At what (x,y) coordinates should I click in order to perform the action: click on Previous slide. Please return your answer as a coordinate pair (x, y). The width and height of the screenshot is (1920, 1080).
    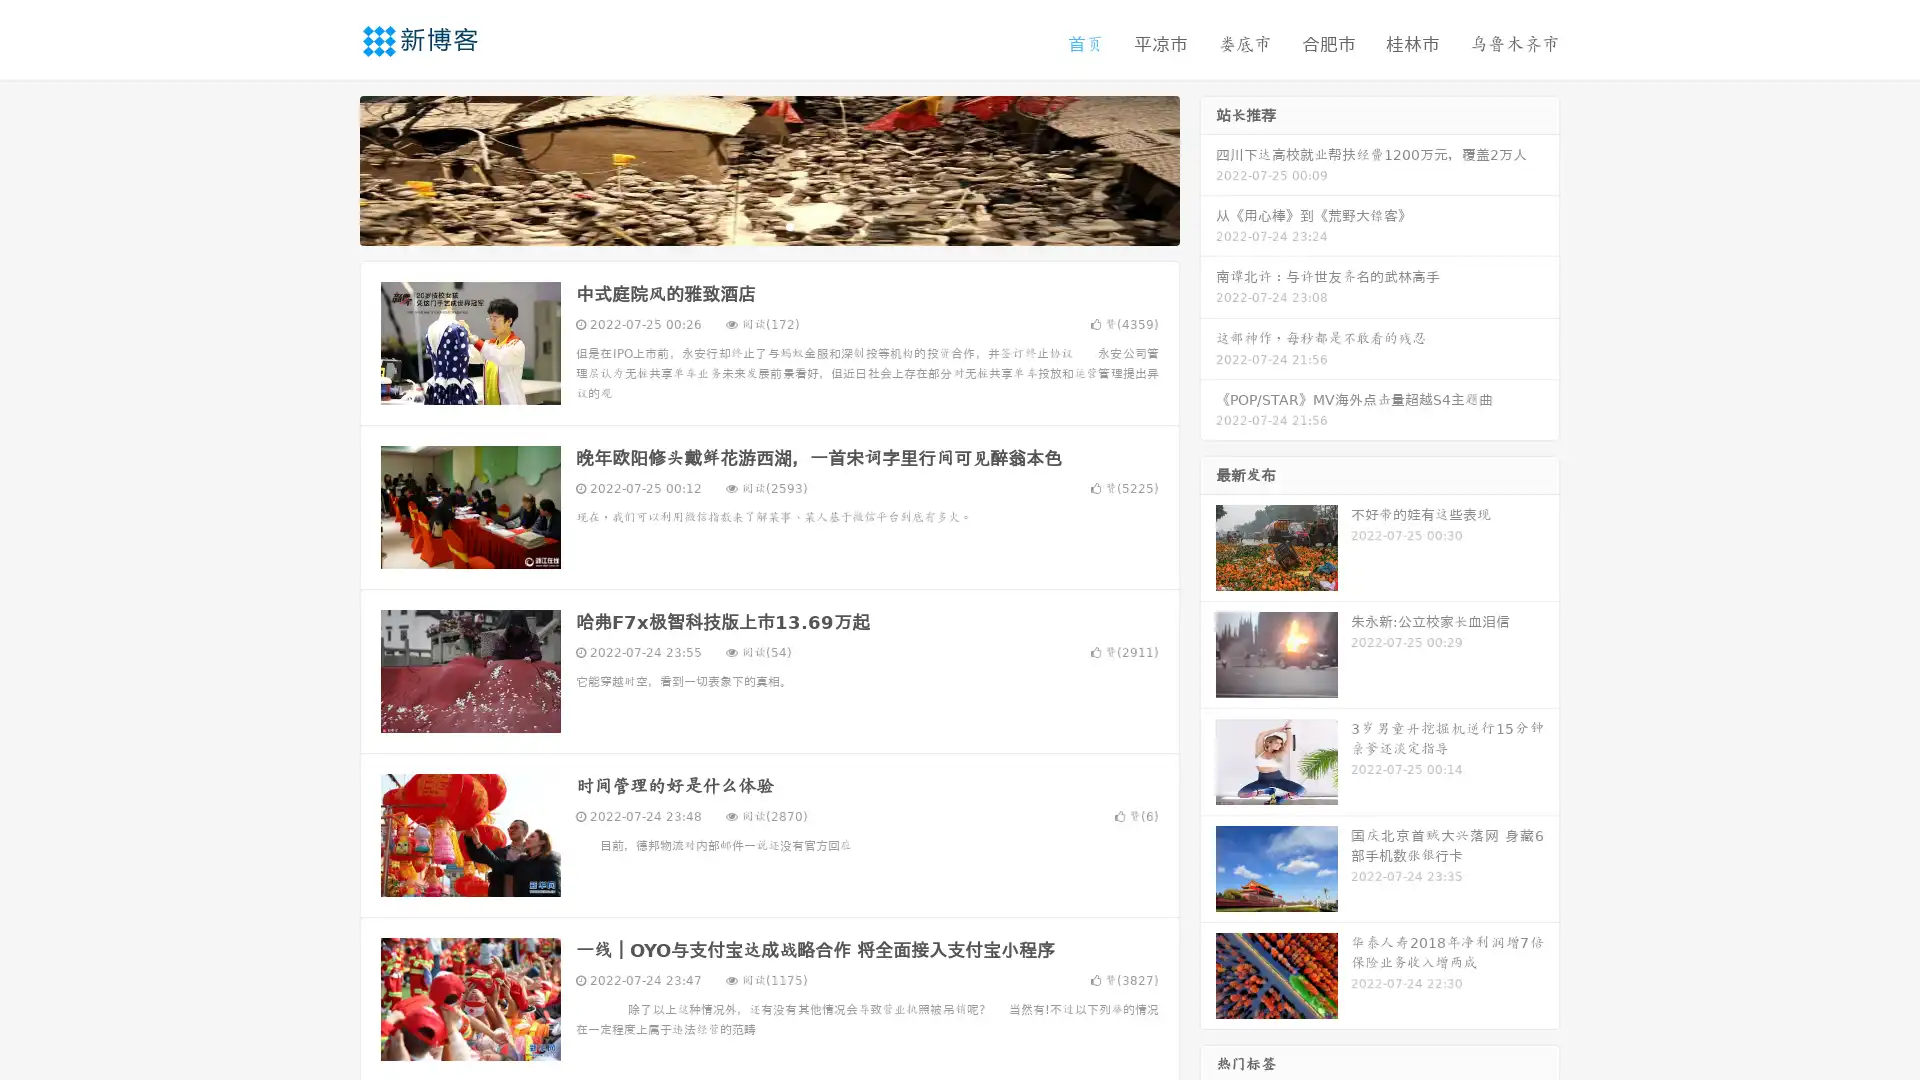
    Looking at the image, I should click on (330, 168).